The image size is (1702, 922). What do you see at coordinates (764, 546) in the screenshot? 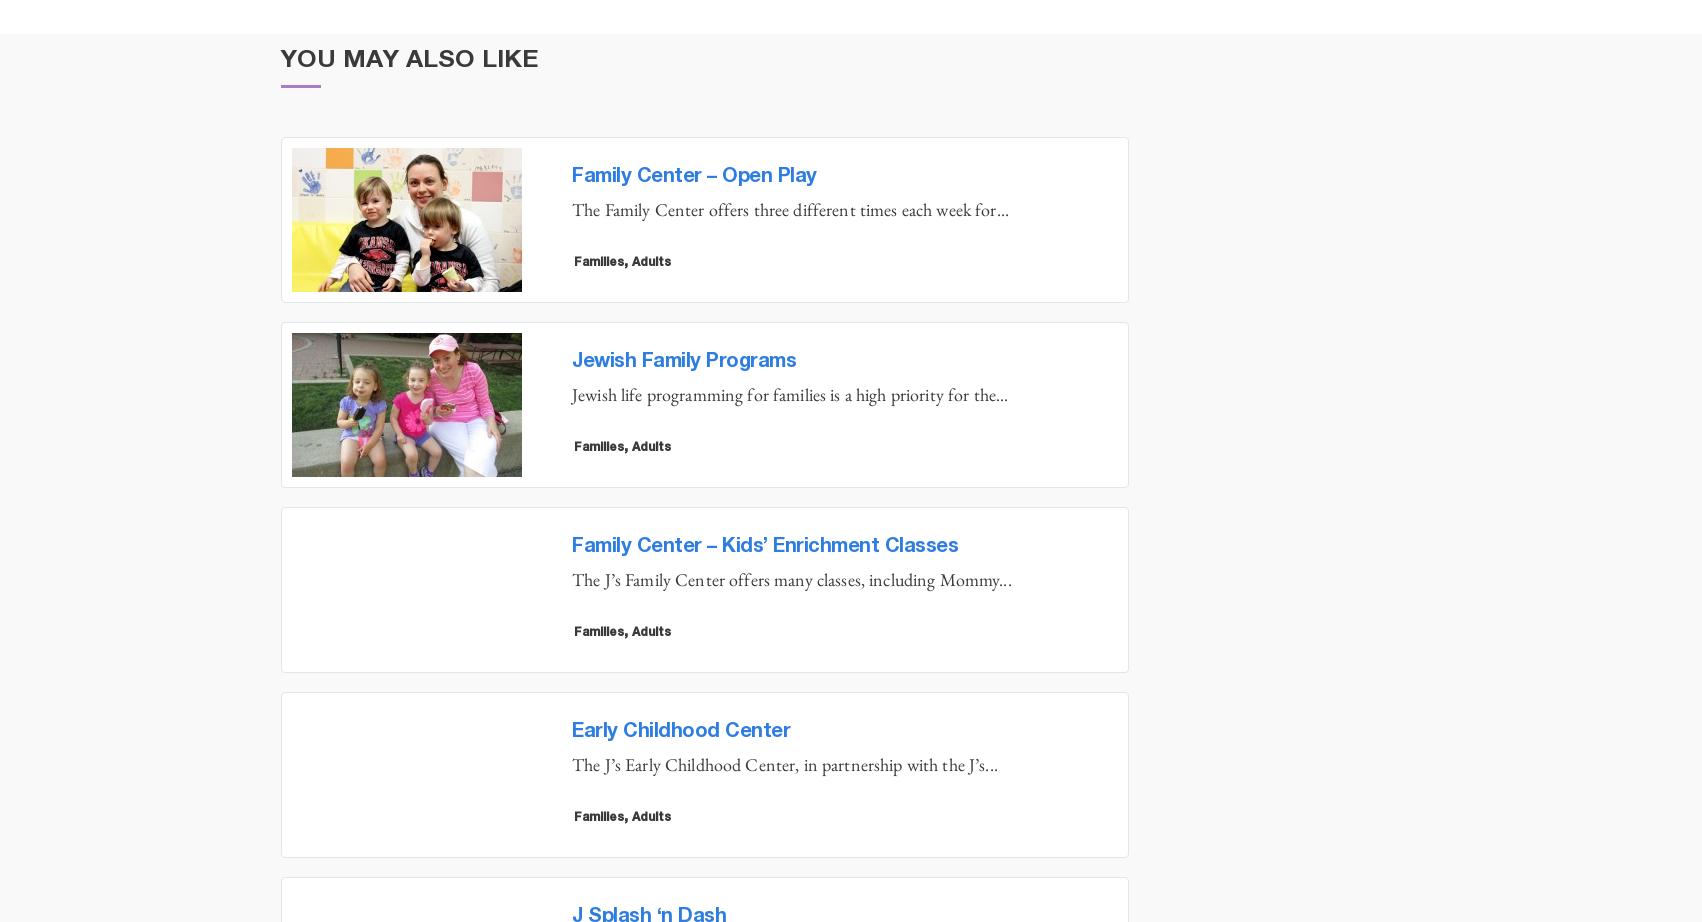
I see `'Family Center – Kids’ Enrichment Classes'` at bounding box center [764, 546].